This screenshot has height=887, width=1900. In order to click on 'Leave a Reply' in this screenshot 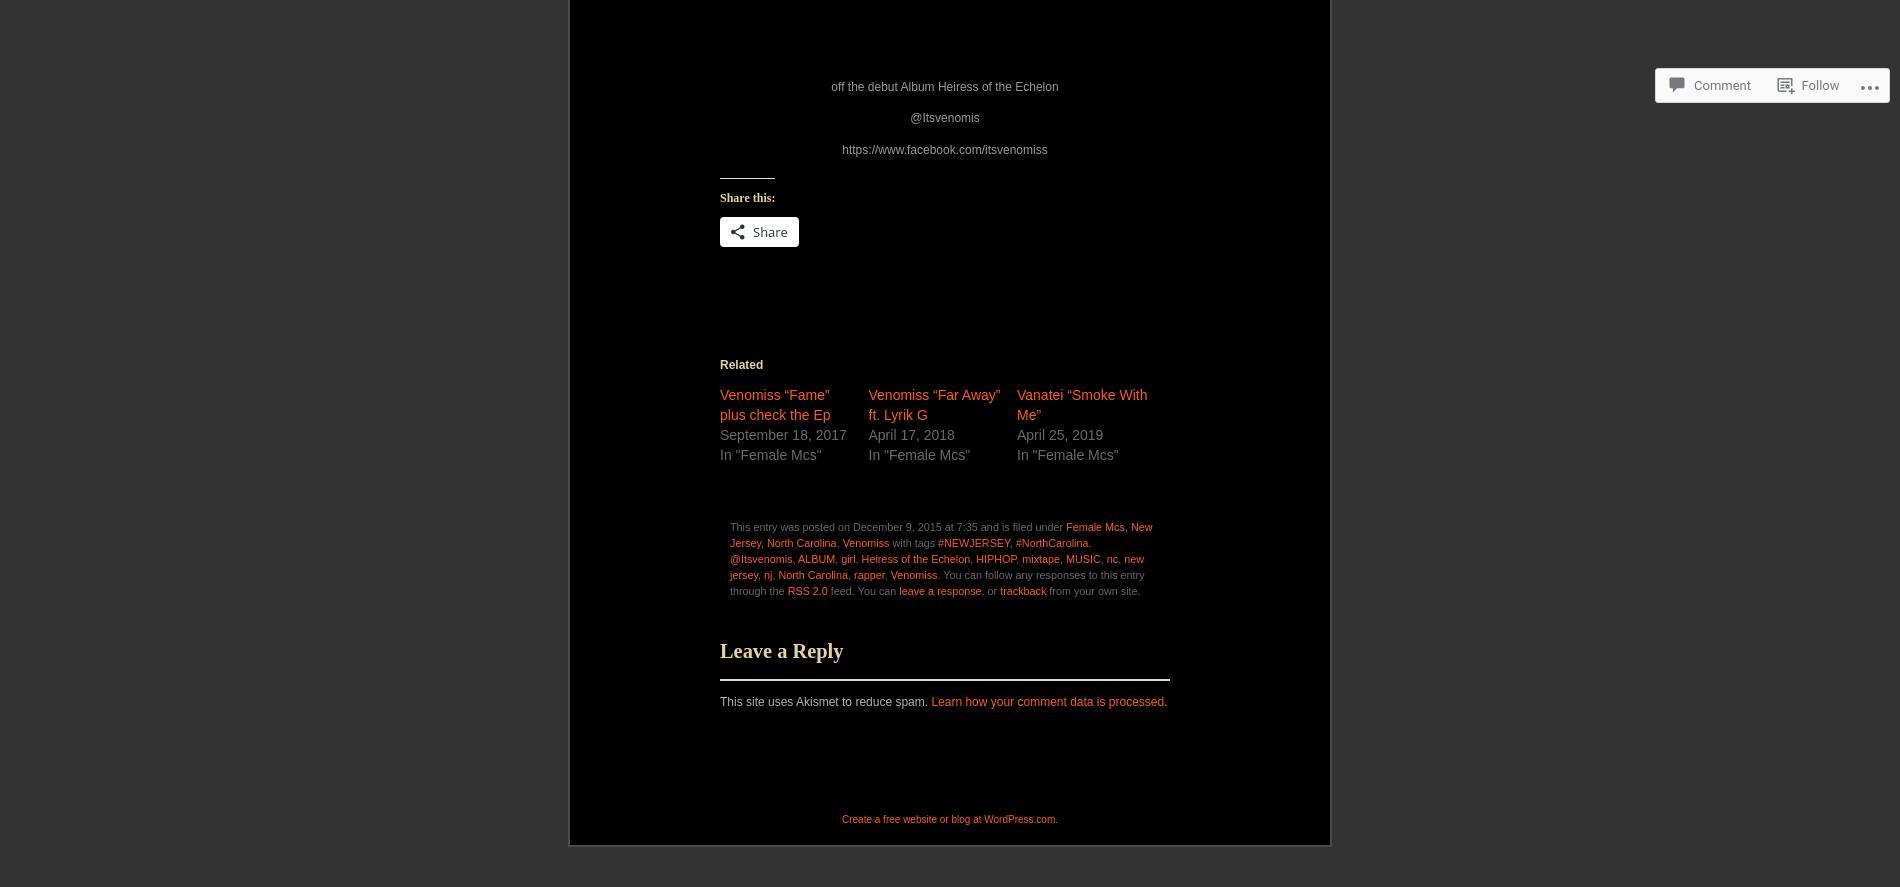, I will do `click(780, 649)`.